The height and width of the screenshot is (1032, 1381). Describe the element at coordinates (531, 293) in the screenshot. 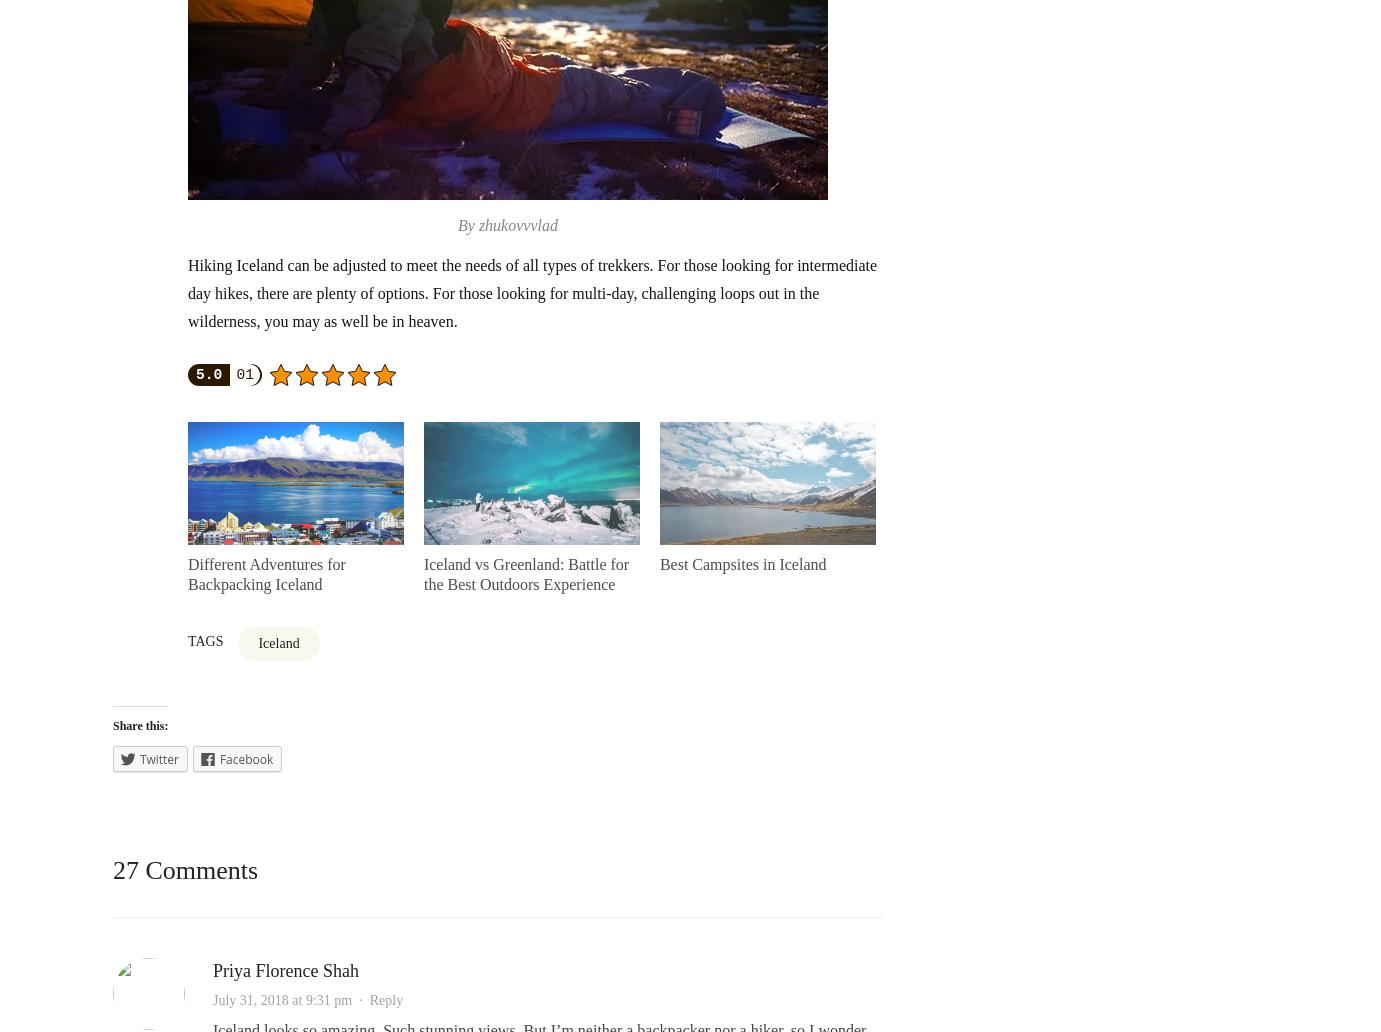

I see `'Hiking Iceland can be adjusted to meet the needs of all types of trekkers. For those looking for intermediate day hikes, there are plenty of options. For those looking for multi-day, challenging loops out in the wilderness, you may as well be in heaven.'` at that location.